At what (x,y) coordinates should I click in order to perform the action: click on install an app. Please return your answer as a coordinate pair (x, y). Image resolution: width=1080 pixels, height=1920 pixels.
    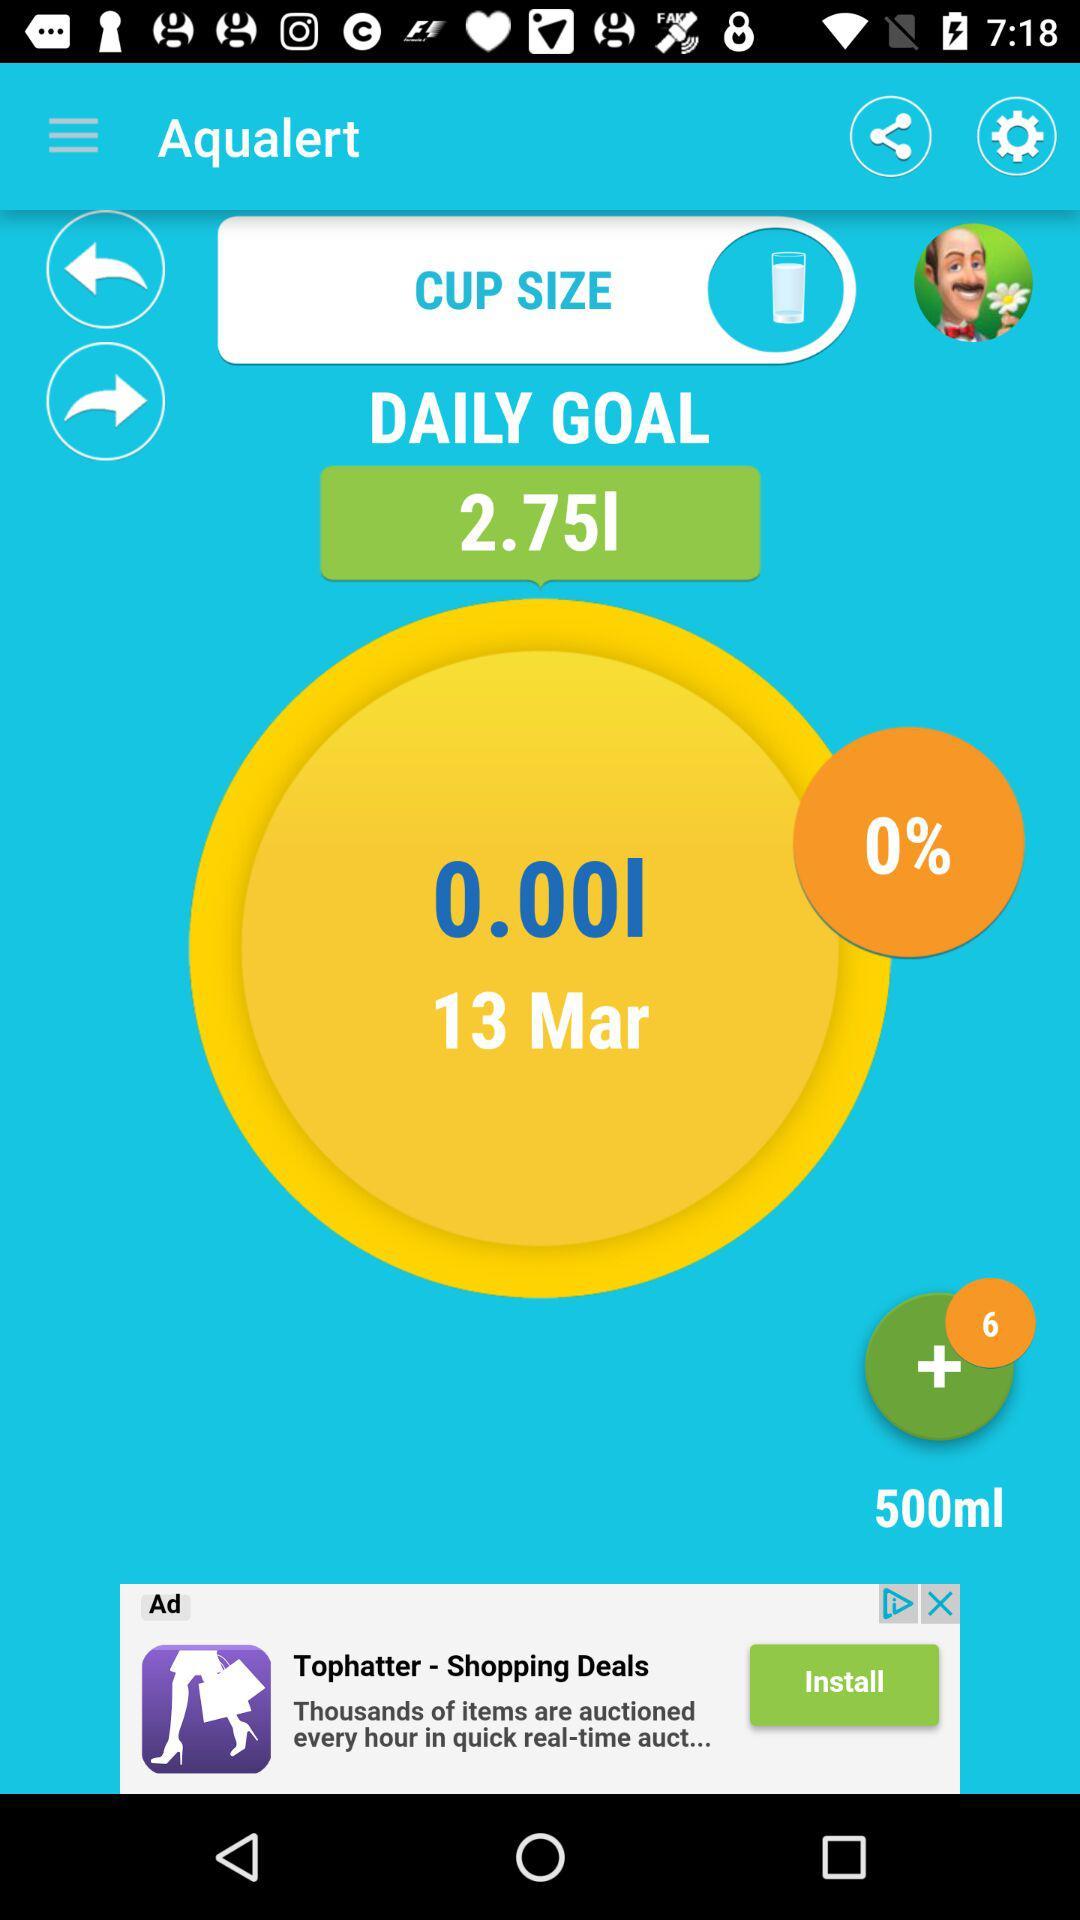
    Looking at the image, I should click on (540, 1688).